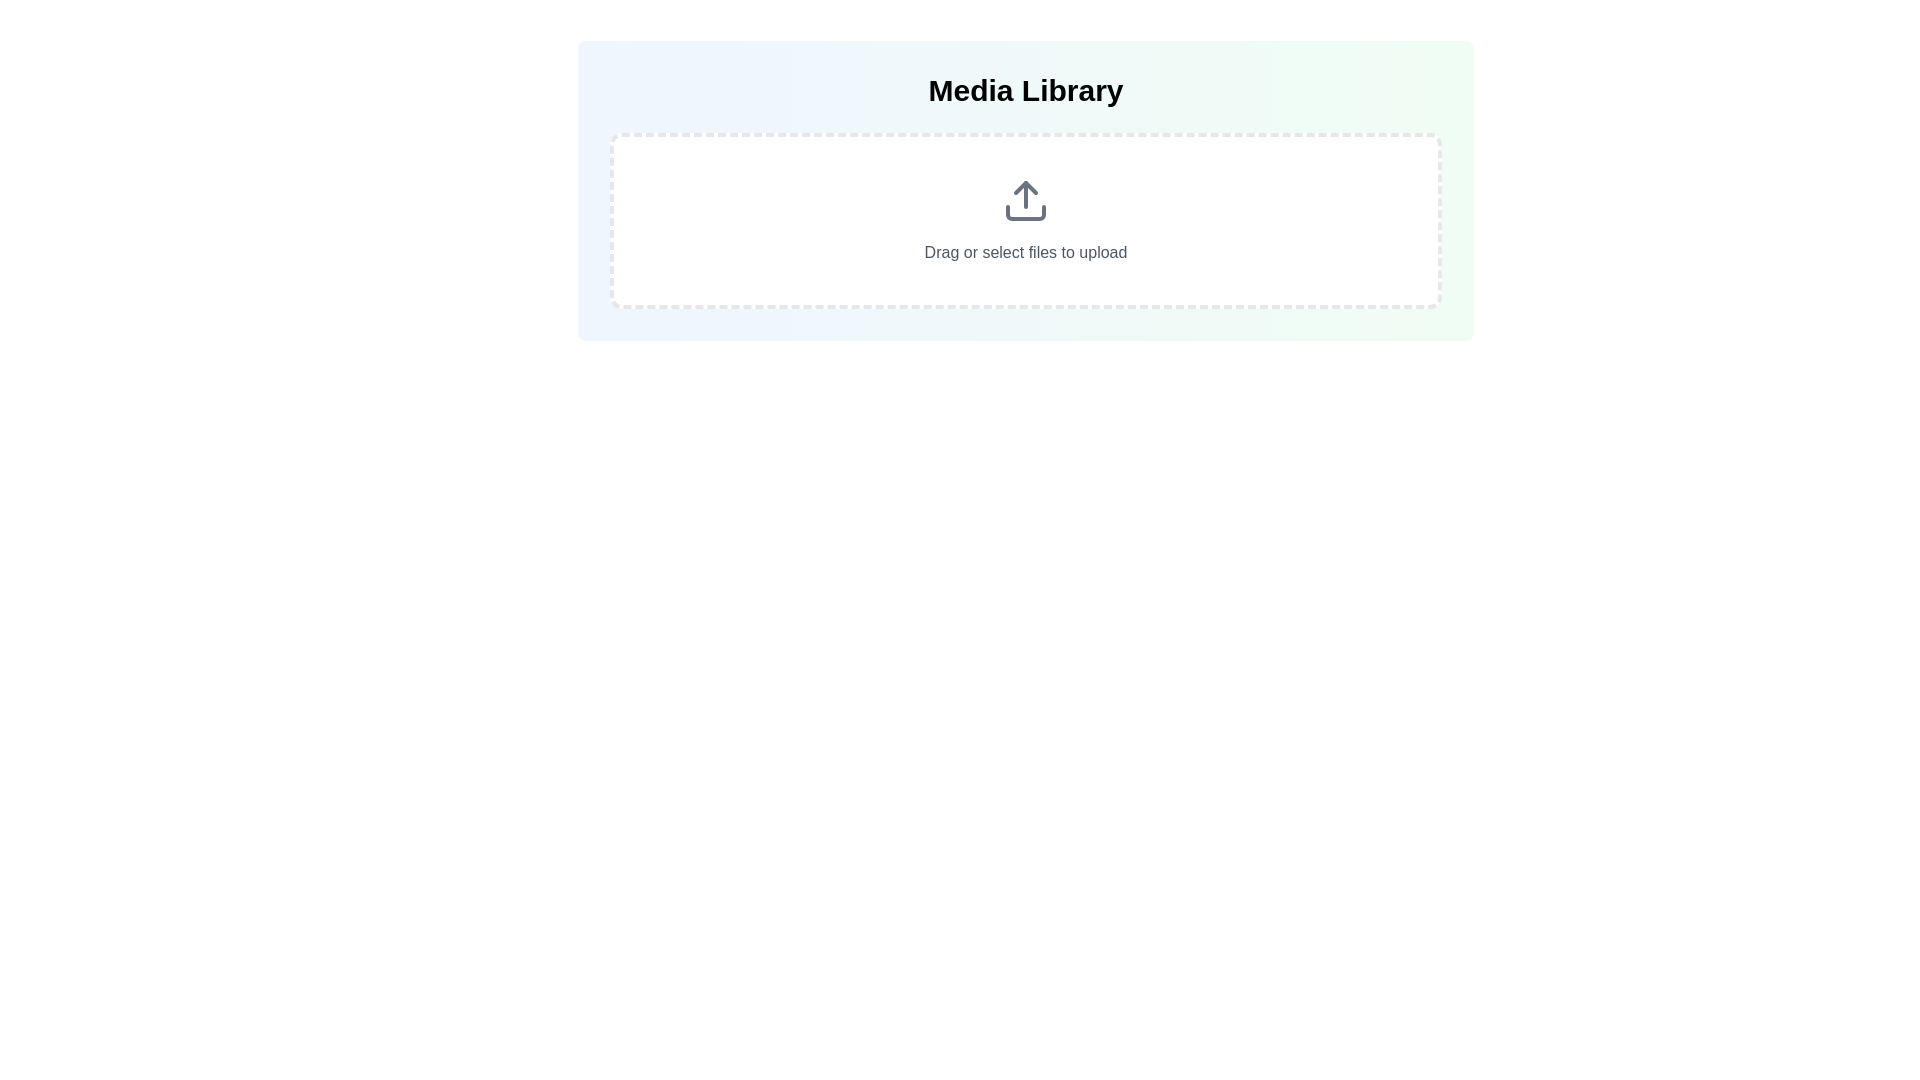 The width and height of the screenshot is (1920, 1080). Describe the element at coordinates (1026, 220) in the screenshot. I see `and drop files` at that location.